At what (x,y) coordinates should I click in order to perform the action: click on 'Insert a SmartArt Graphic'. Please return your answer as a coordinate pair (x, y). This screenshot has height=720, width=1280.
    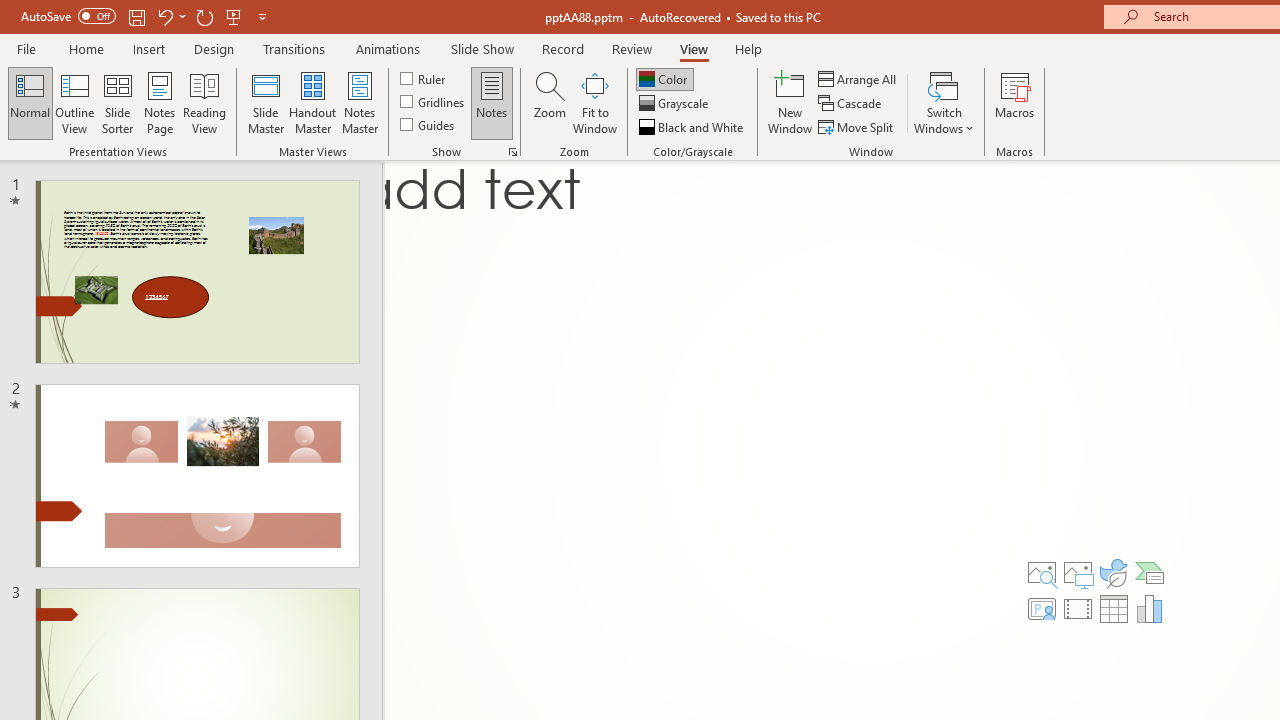
    Looking at the image, I should click on (1150, 573).